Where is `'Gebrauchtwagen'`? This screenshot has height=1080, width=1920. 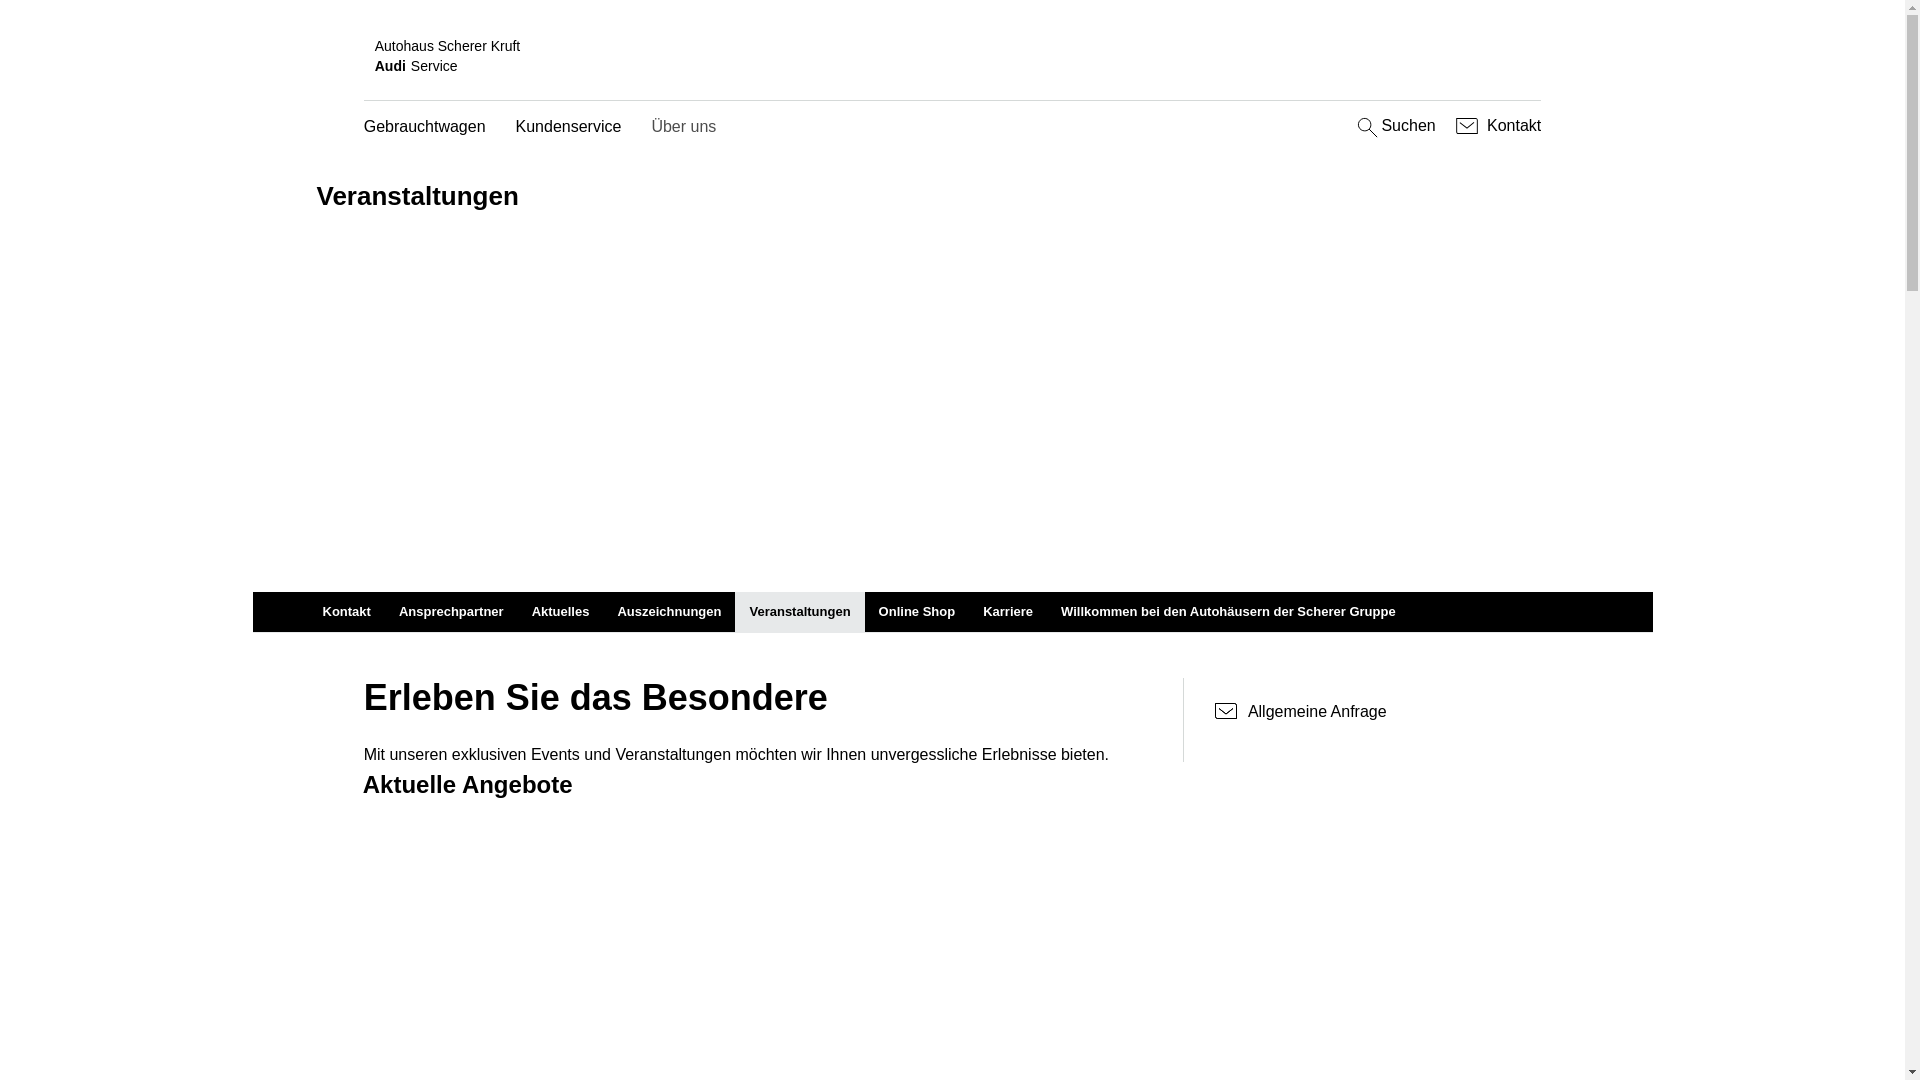 'Gebrauchtwagen' is located at coordinates (424, 127).